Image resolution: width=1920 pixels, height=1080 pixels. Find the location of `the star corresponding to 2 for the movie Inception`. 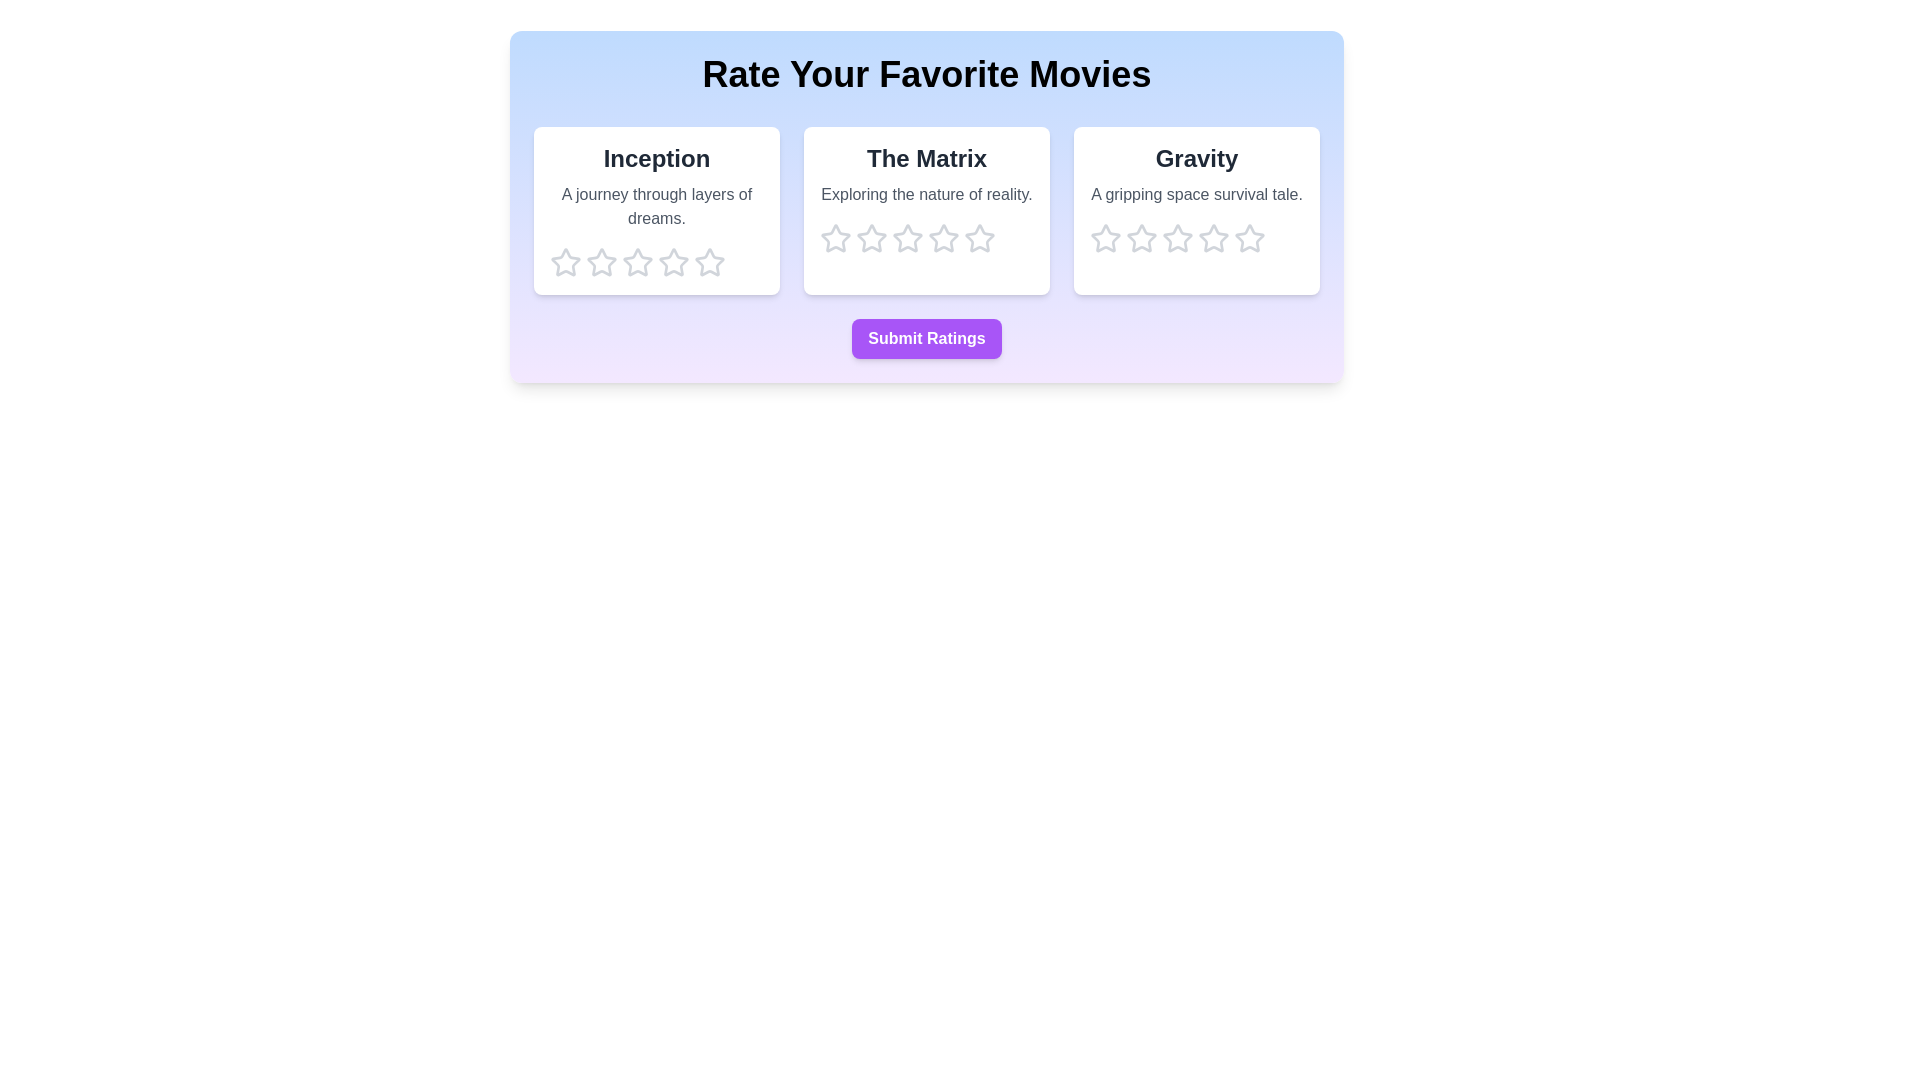

the star corresponding to 2 for the movie Inception is located at coordinates (600, 261).